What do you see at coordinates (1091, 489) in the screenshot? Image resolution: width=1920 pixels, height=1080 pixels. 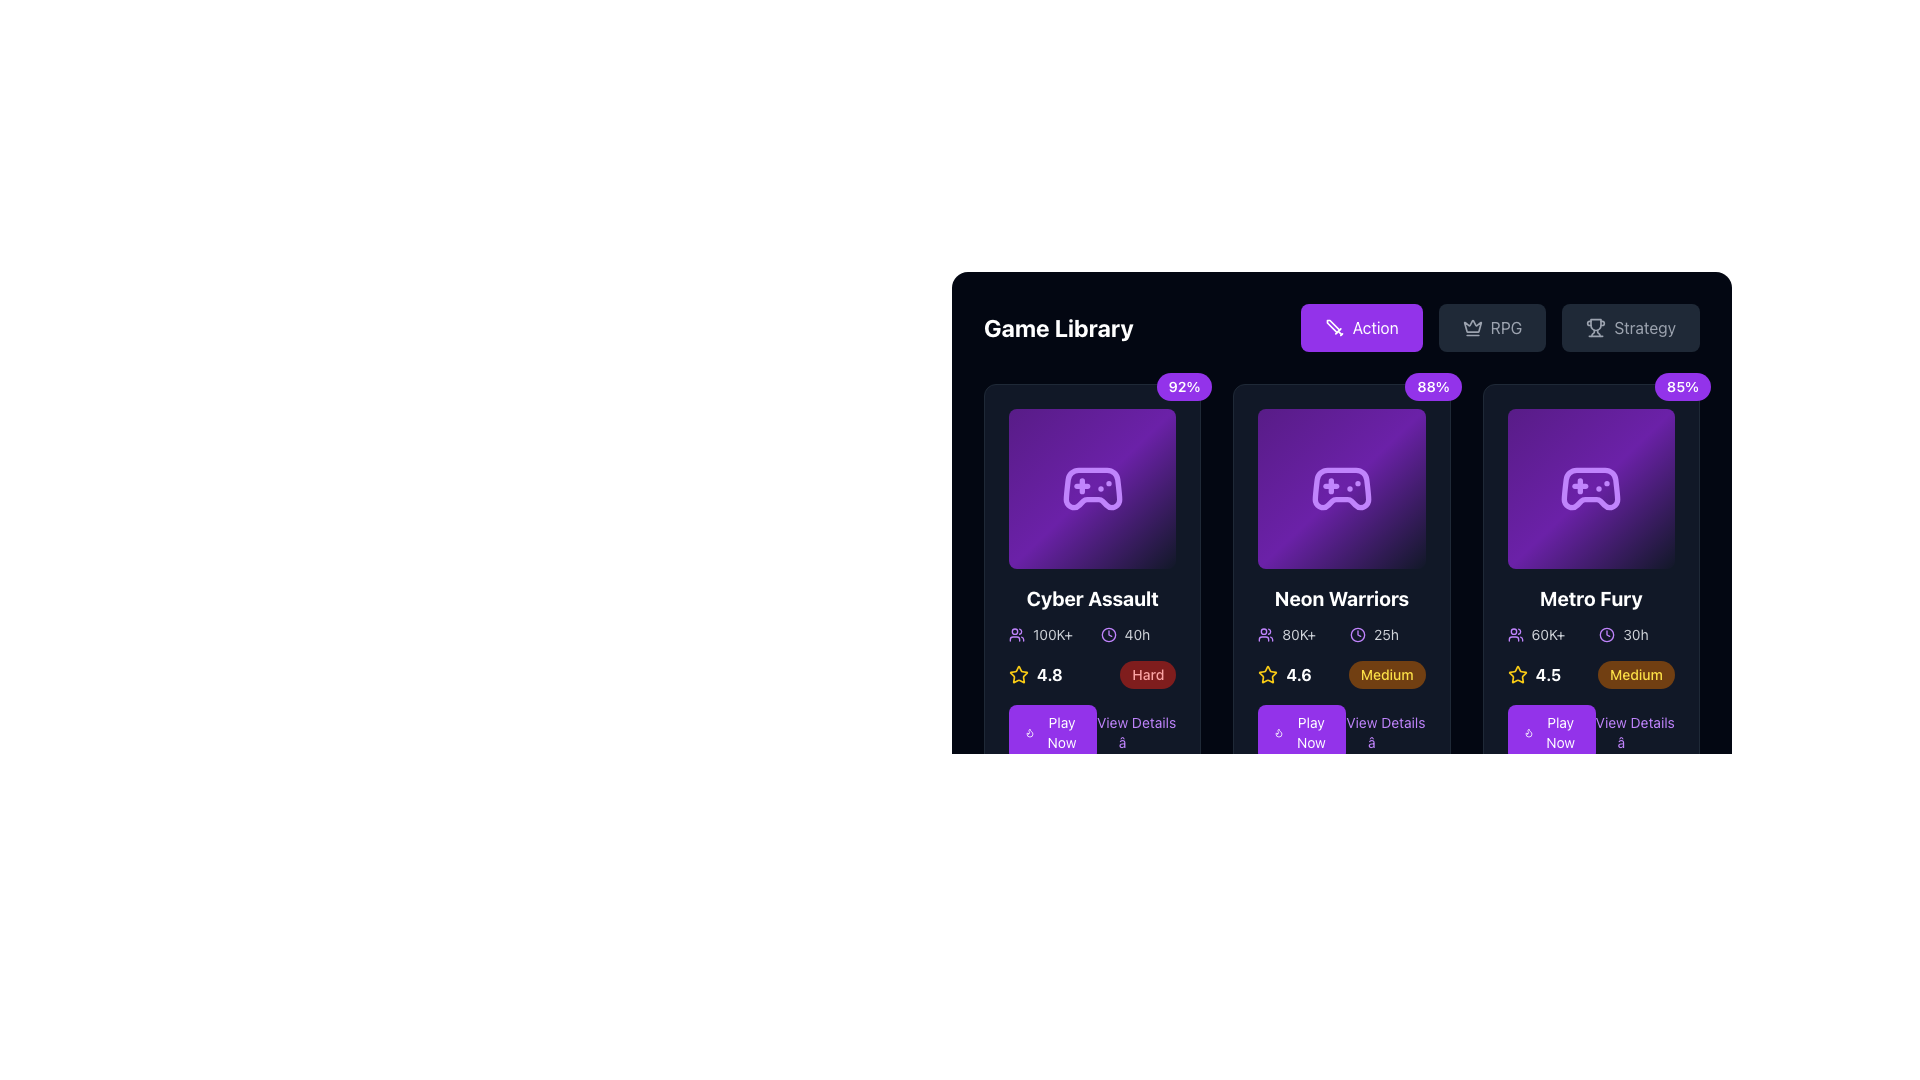 I see `the purple game controller icon located at the top-center of the 'Cyber Assault' game card in the Game Library section` at bounding box center [1091, 489].